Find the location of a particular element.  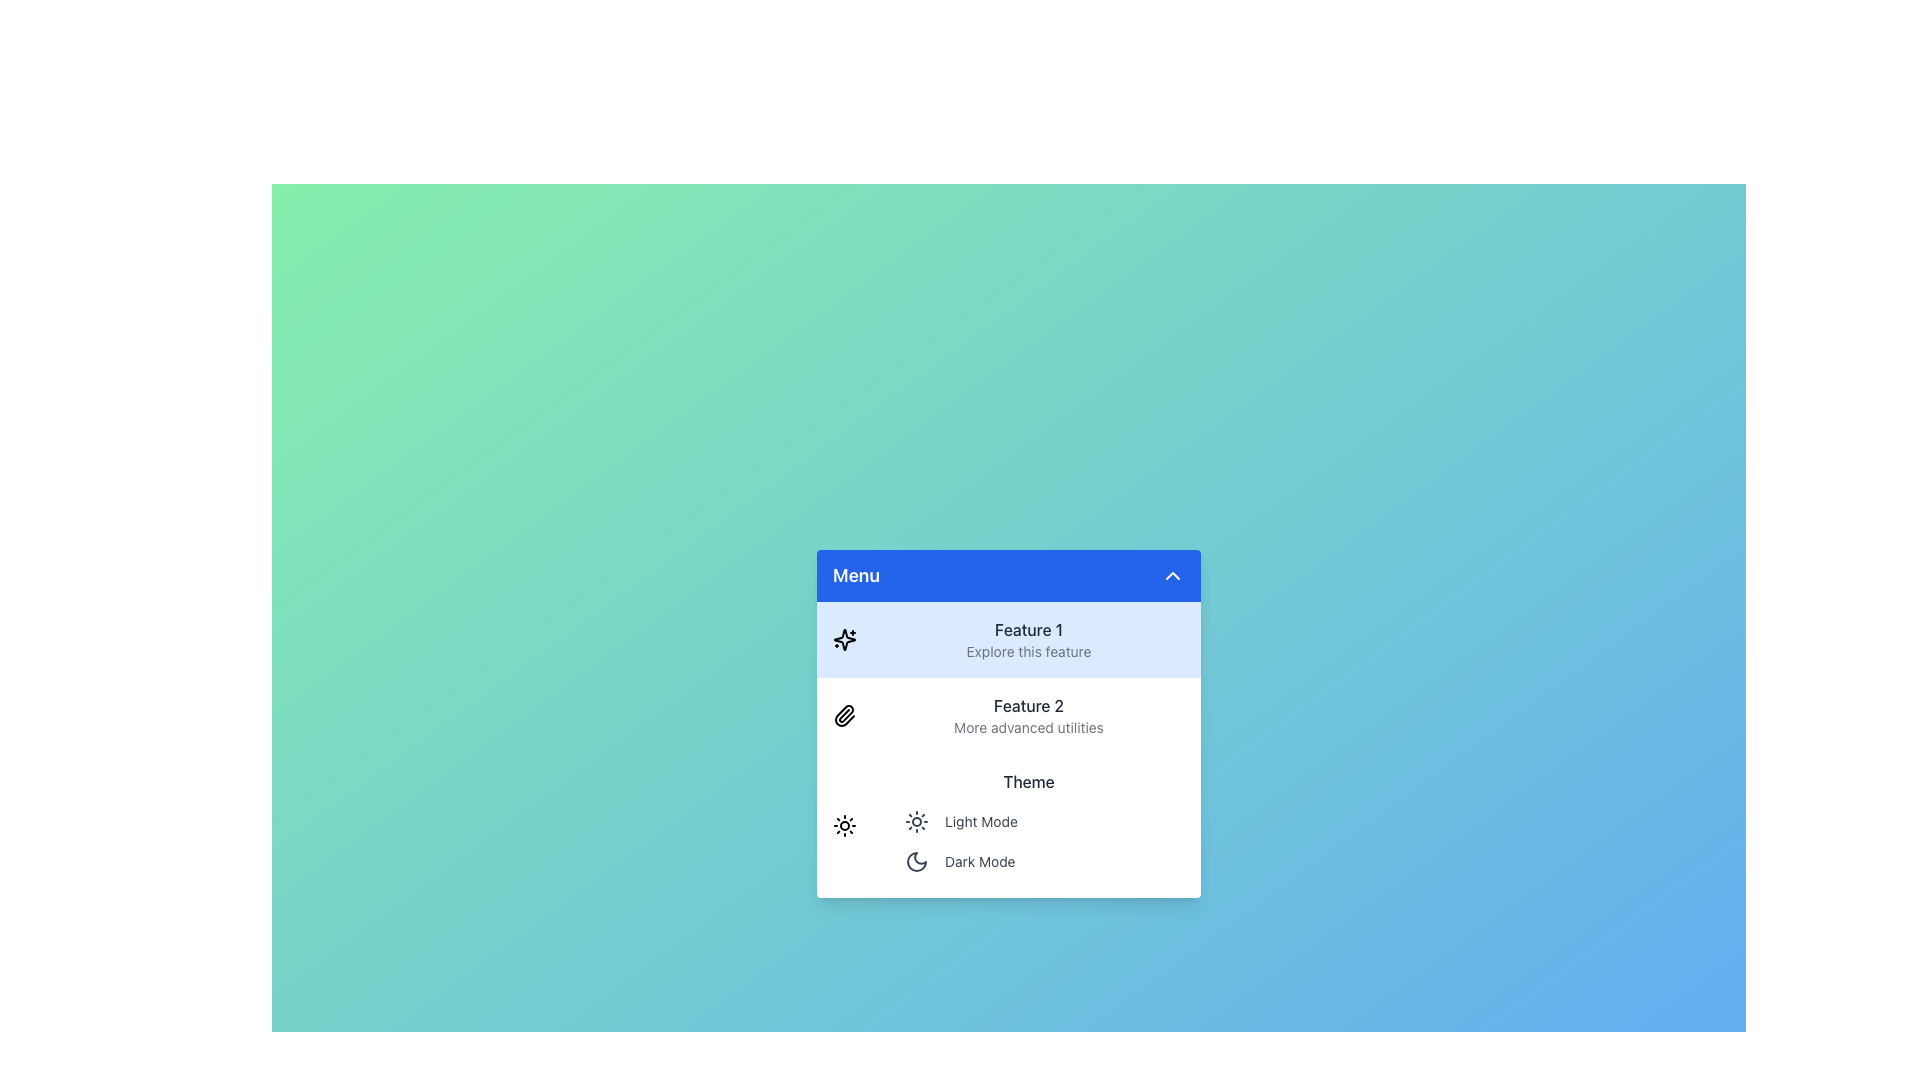

the 'Light Mode' icon located in the 'Theme' menu section to interact with the theme setting is located at coordinates (844, 825).